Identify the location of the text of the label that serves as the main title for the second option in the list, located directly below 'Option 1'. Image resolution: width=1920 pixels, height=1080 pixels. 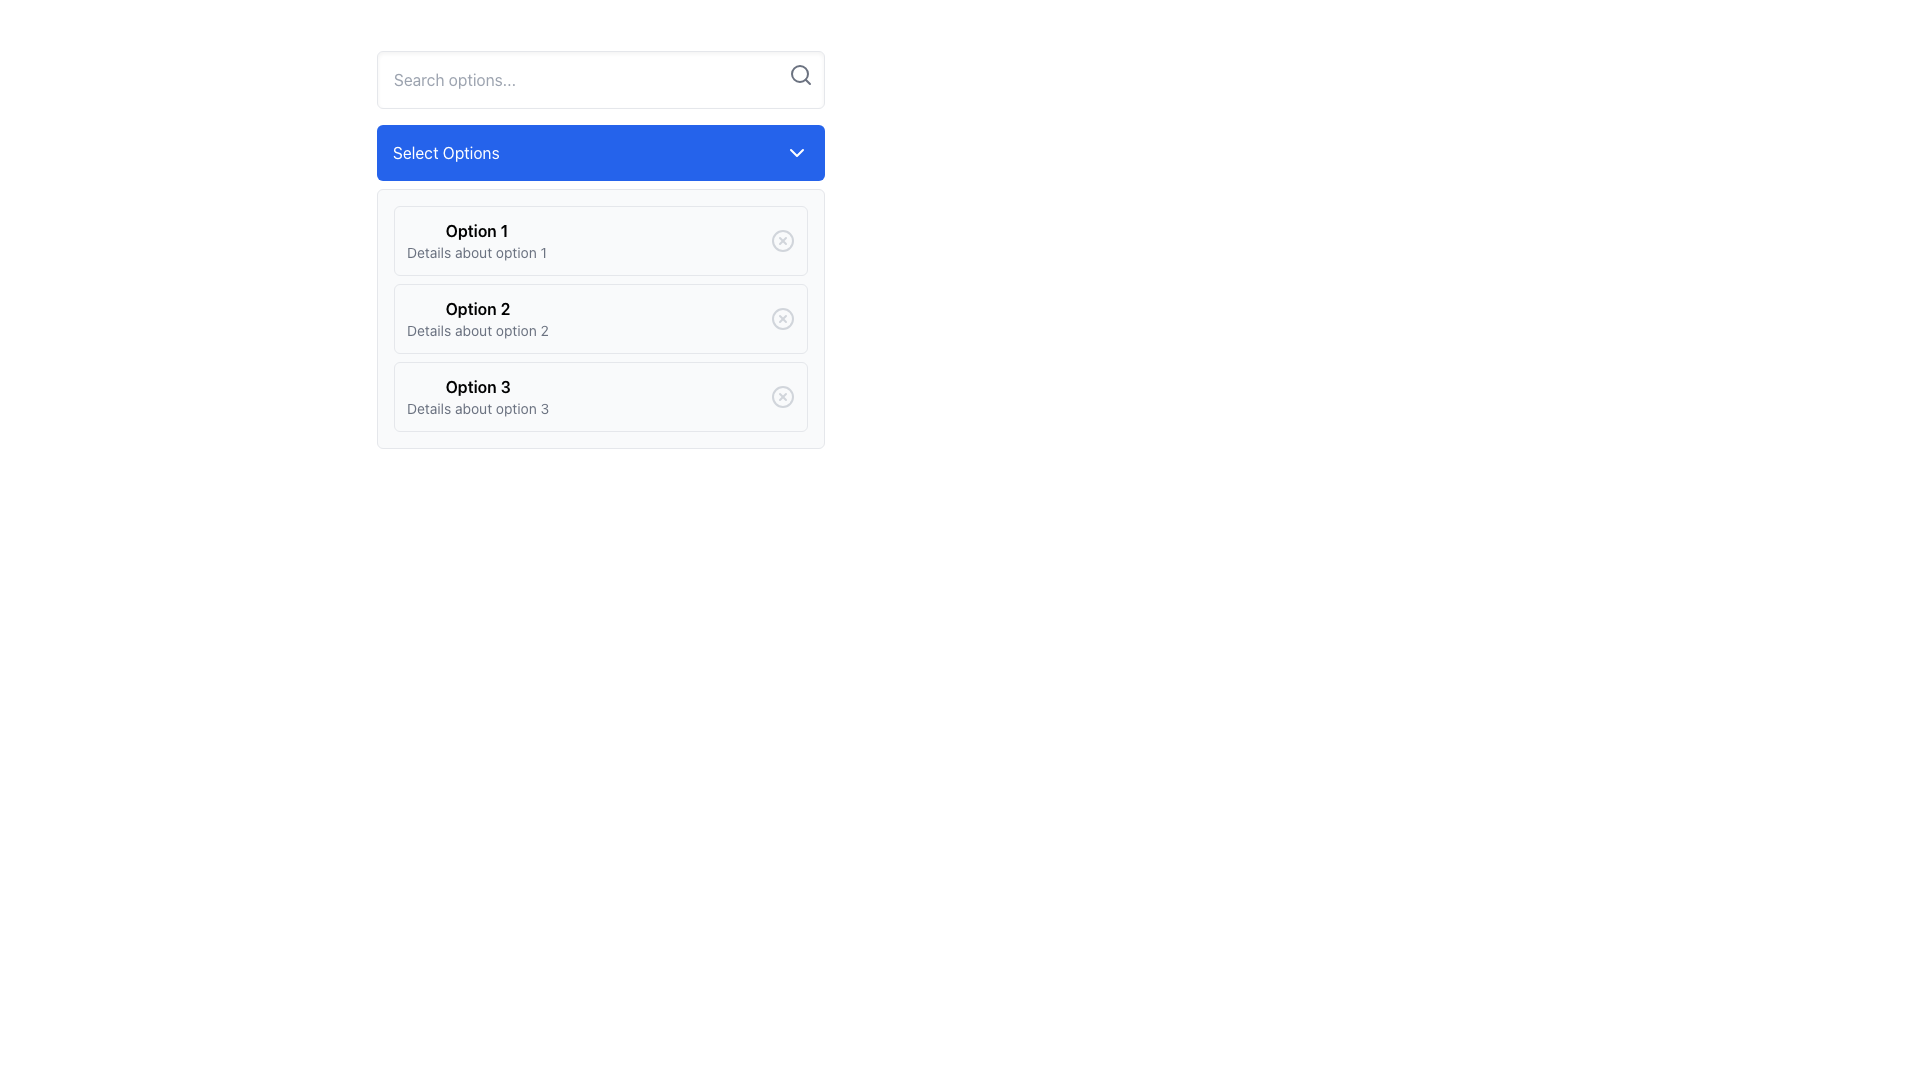
(476, 308).